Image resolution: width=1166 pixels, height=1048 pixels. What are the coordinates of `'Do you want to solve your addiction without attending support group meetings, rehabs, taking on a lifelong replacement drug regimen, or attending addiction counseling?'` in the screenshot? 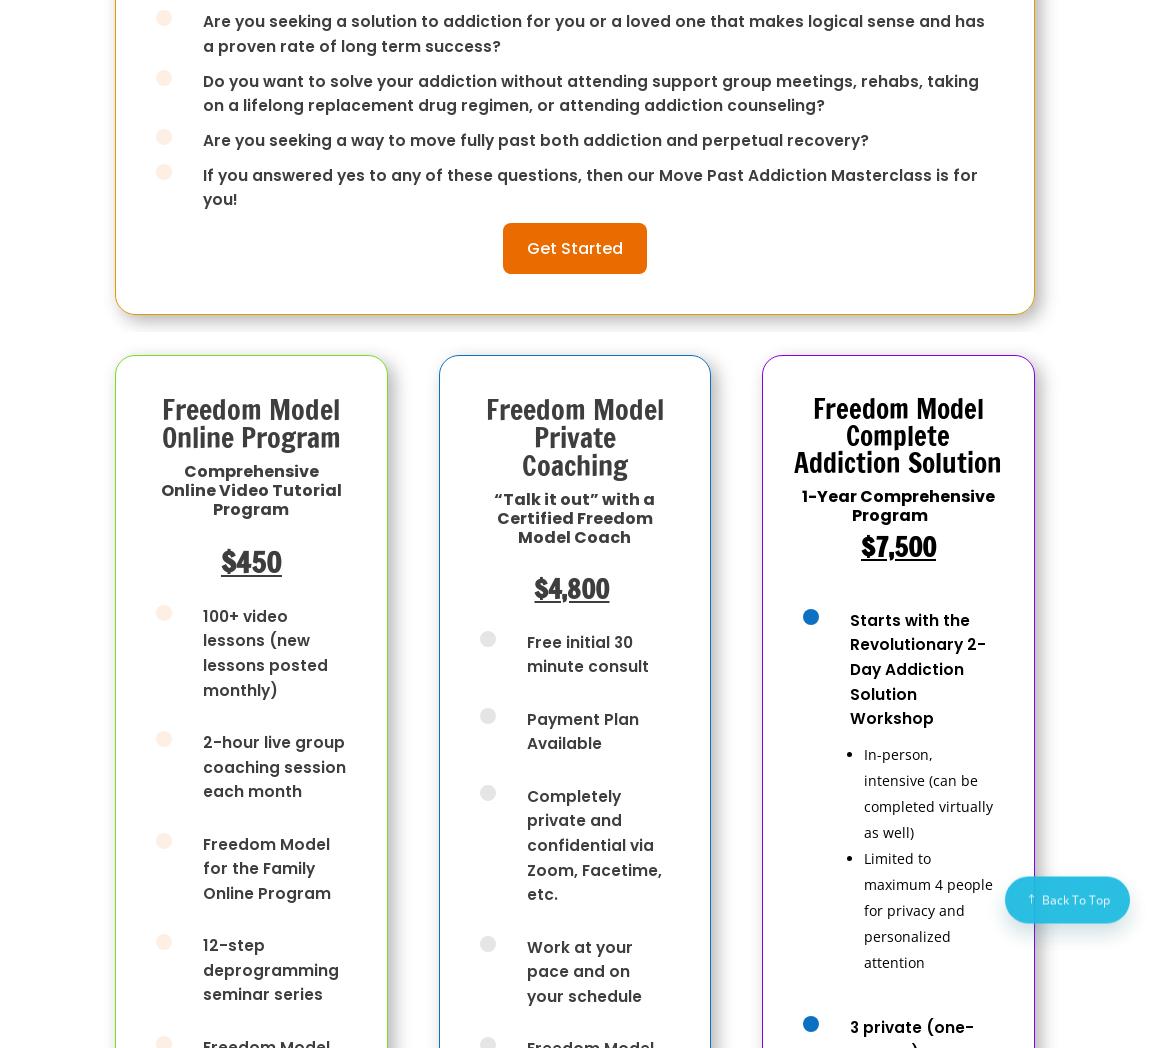 It's located at (591, 91).